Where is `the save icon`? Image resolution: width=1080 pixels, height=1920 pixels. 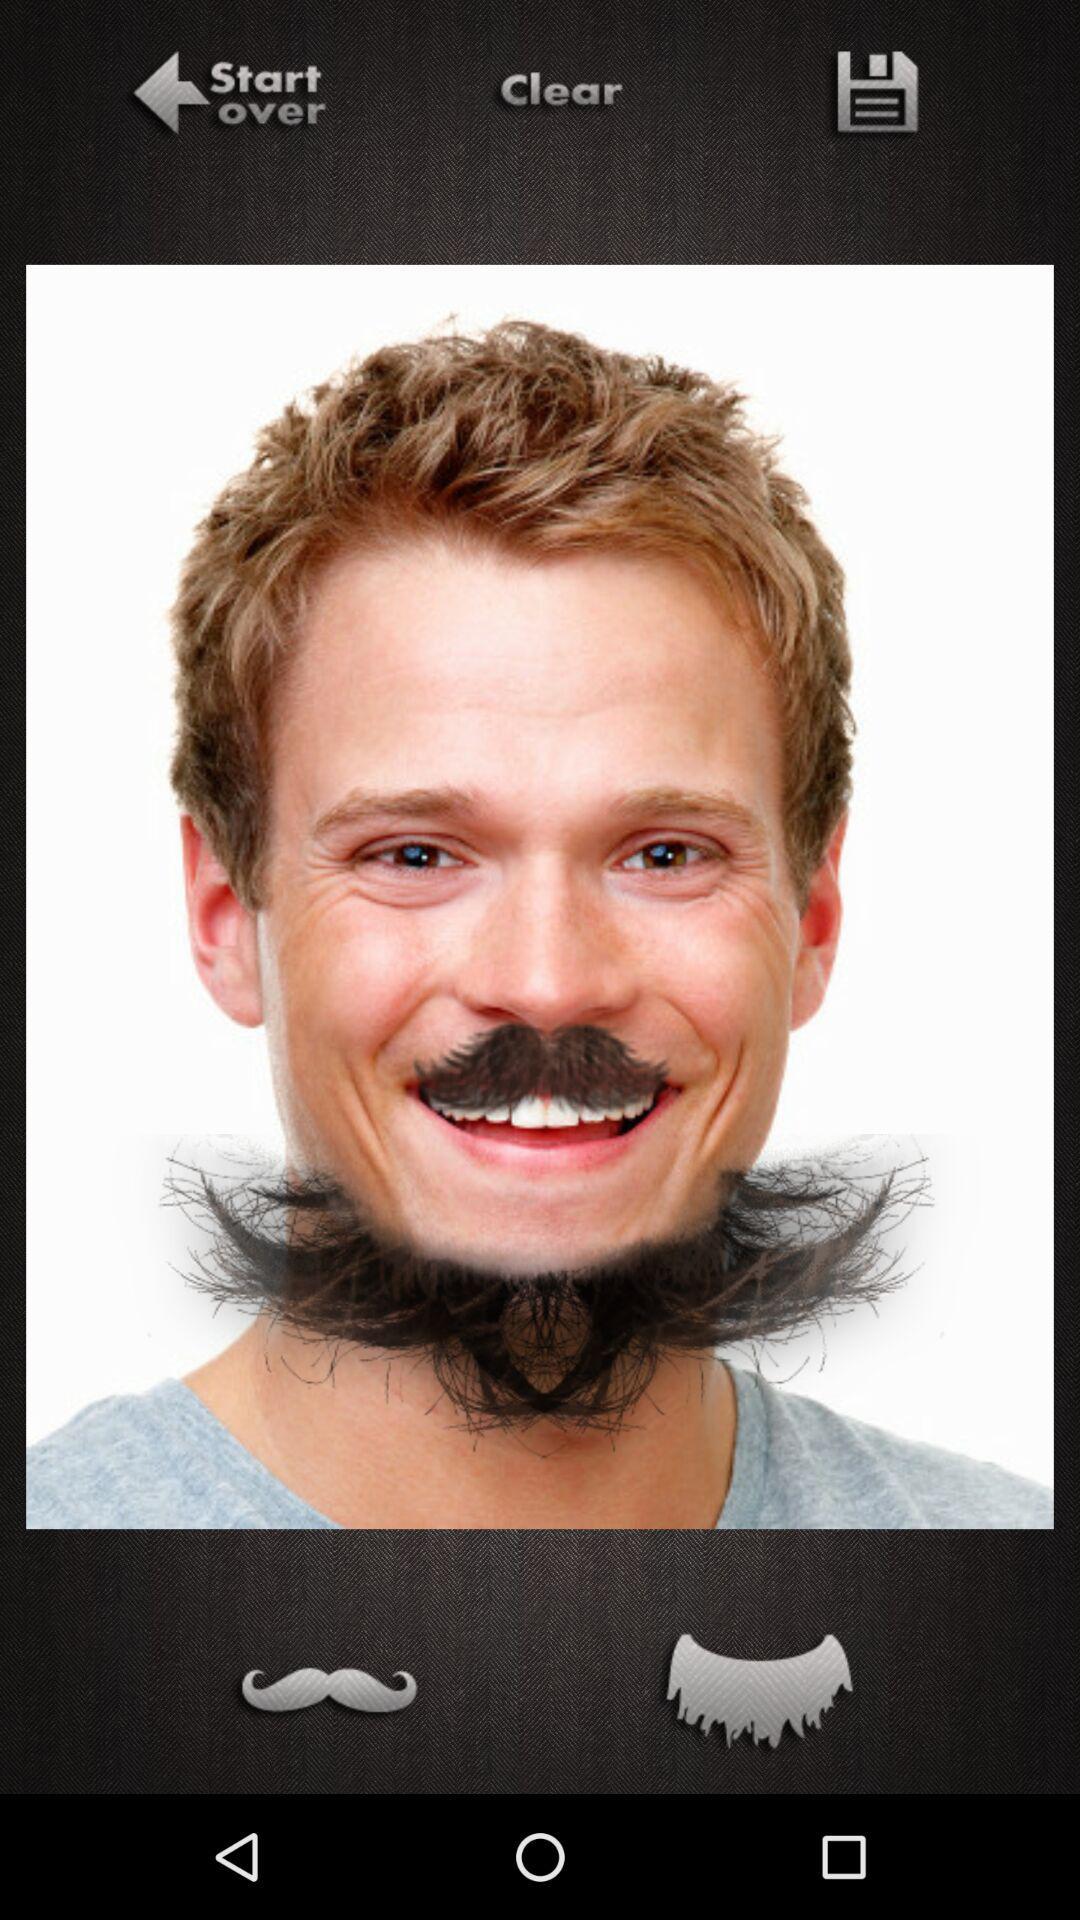 the save icon is located at coordinates (870, 96).